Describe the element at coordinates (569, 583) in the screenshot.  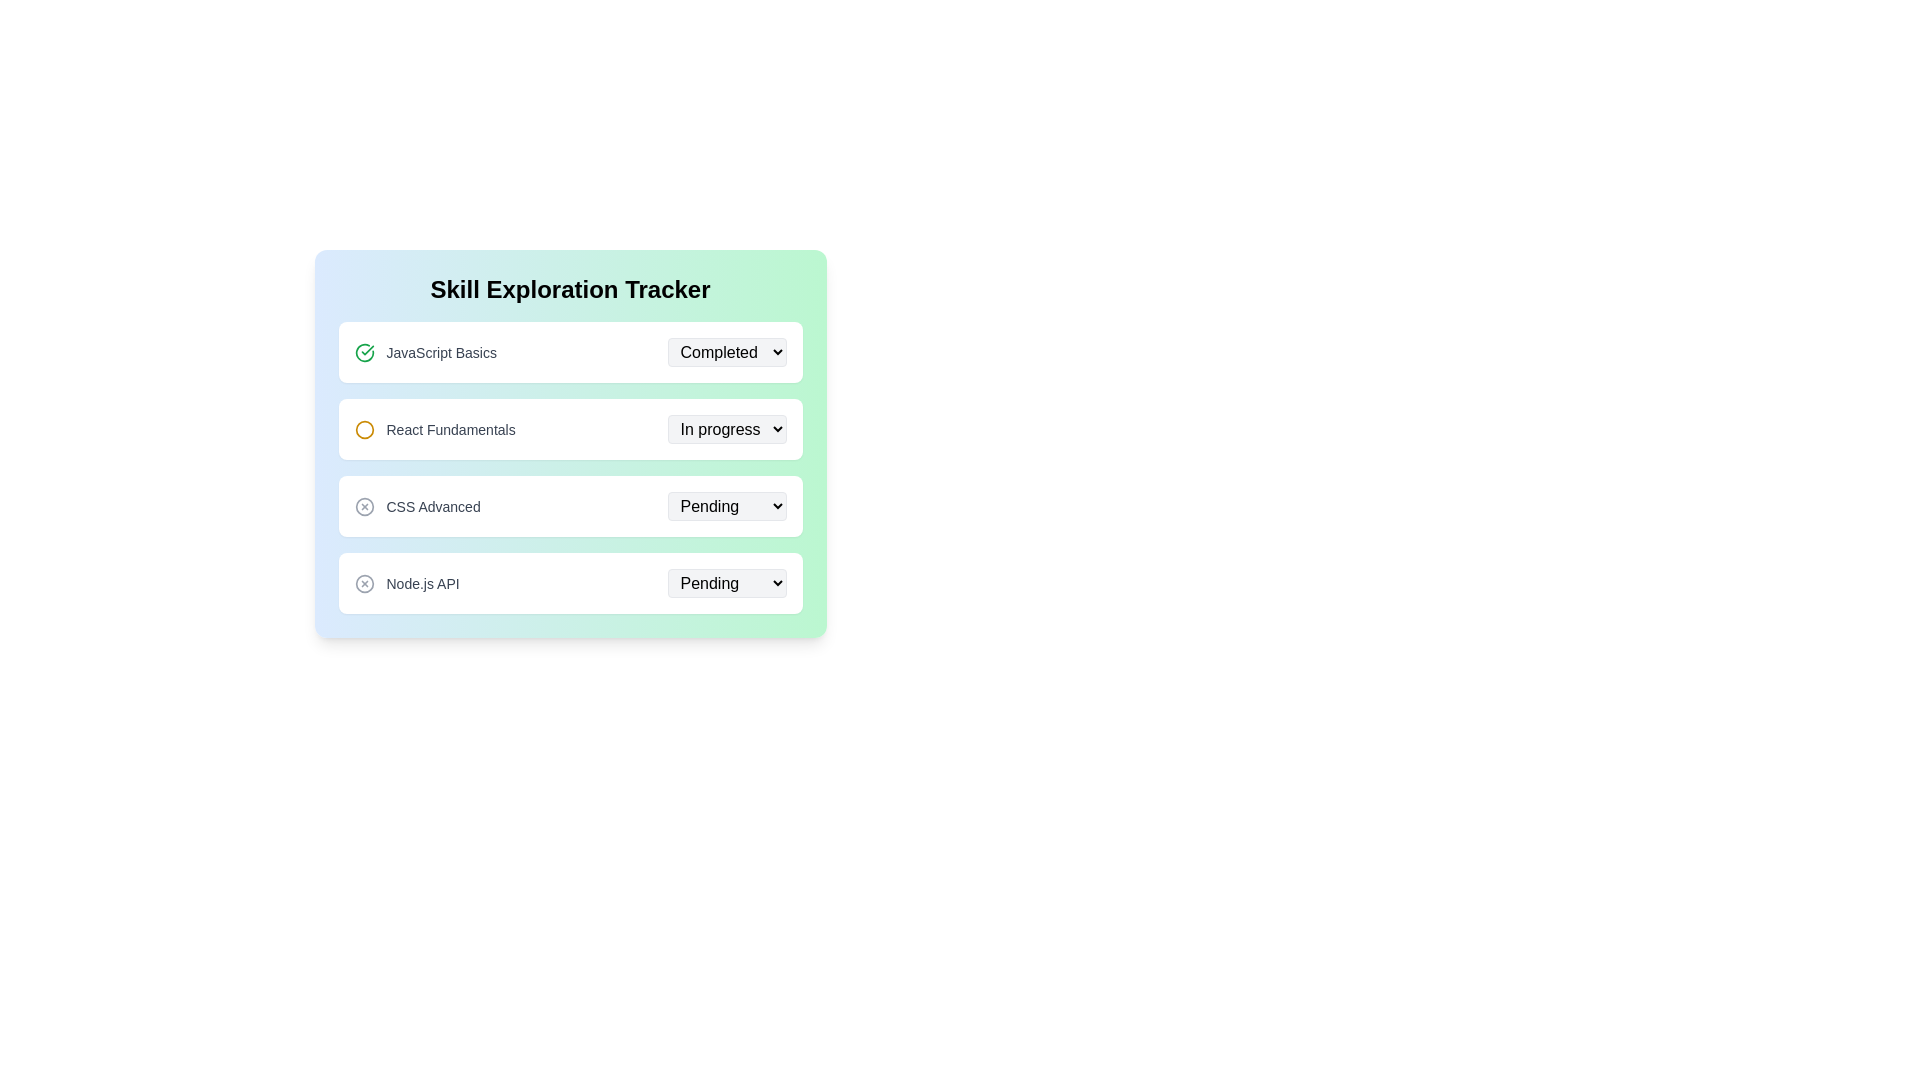
I see `the dropdown in the Task status row labeled 'Node.js API'` at that location.